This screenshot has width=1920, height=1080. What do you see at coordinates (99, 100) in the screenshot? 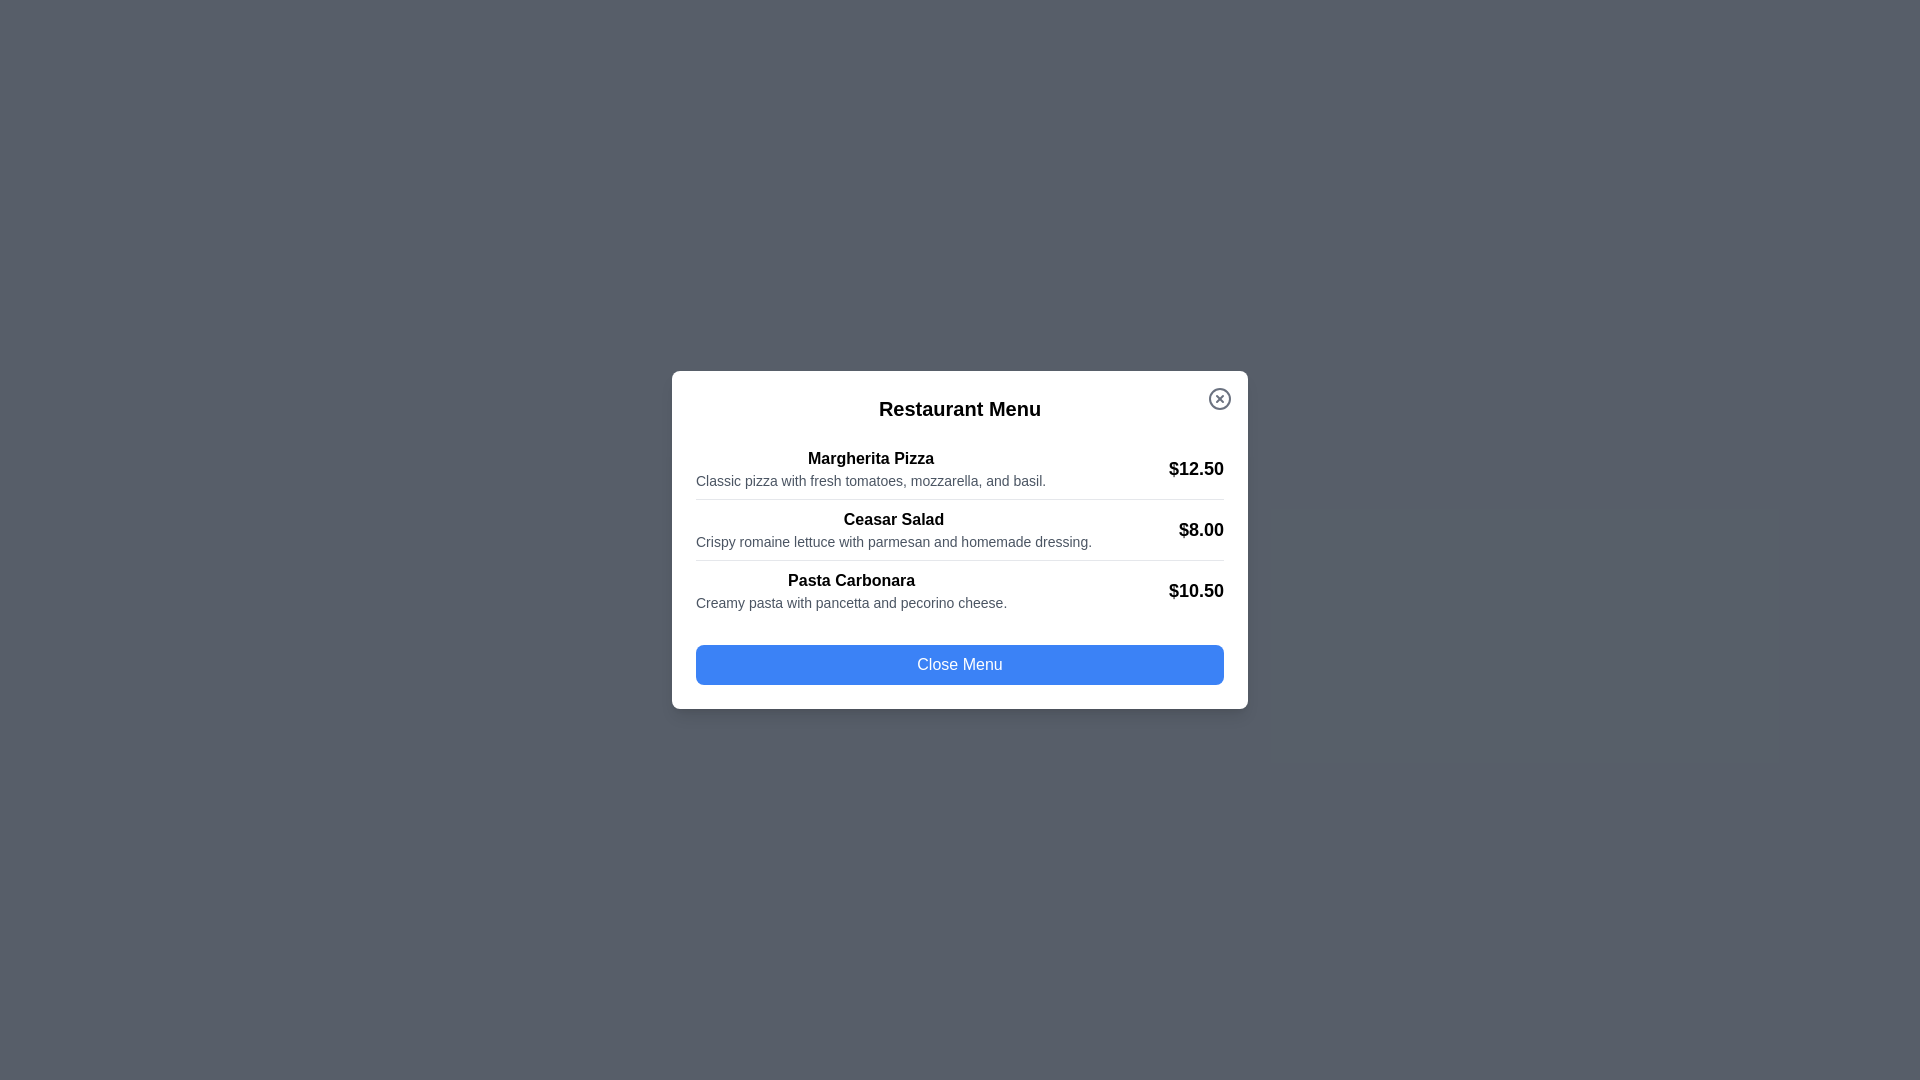
I see `the background gray overlay to dismiss the dialog` at bounding box center [99, 100].